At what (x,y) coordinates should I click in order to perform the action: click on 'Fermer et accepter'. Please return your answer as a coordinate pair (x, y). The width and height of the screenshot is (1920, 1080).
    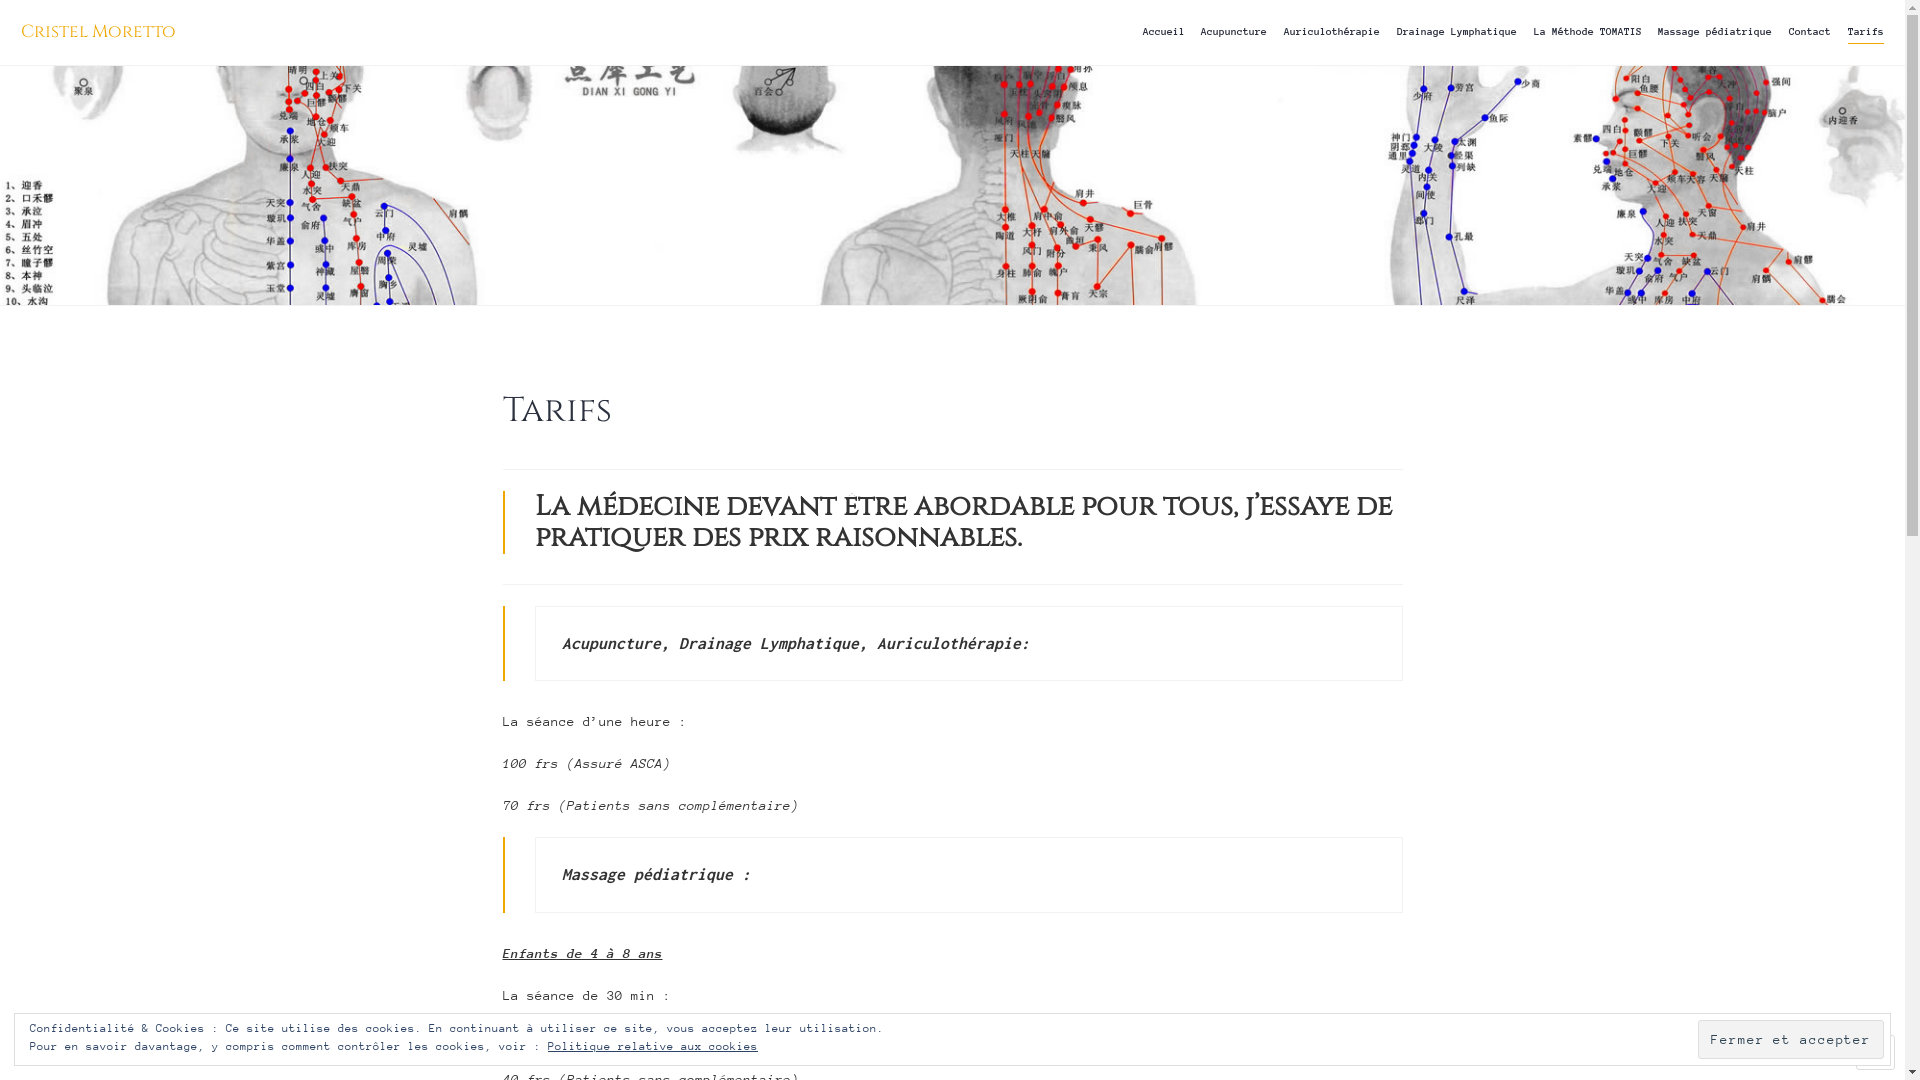
    Looking at the image, I should click on (1790, 1038).